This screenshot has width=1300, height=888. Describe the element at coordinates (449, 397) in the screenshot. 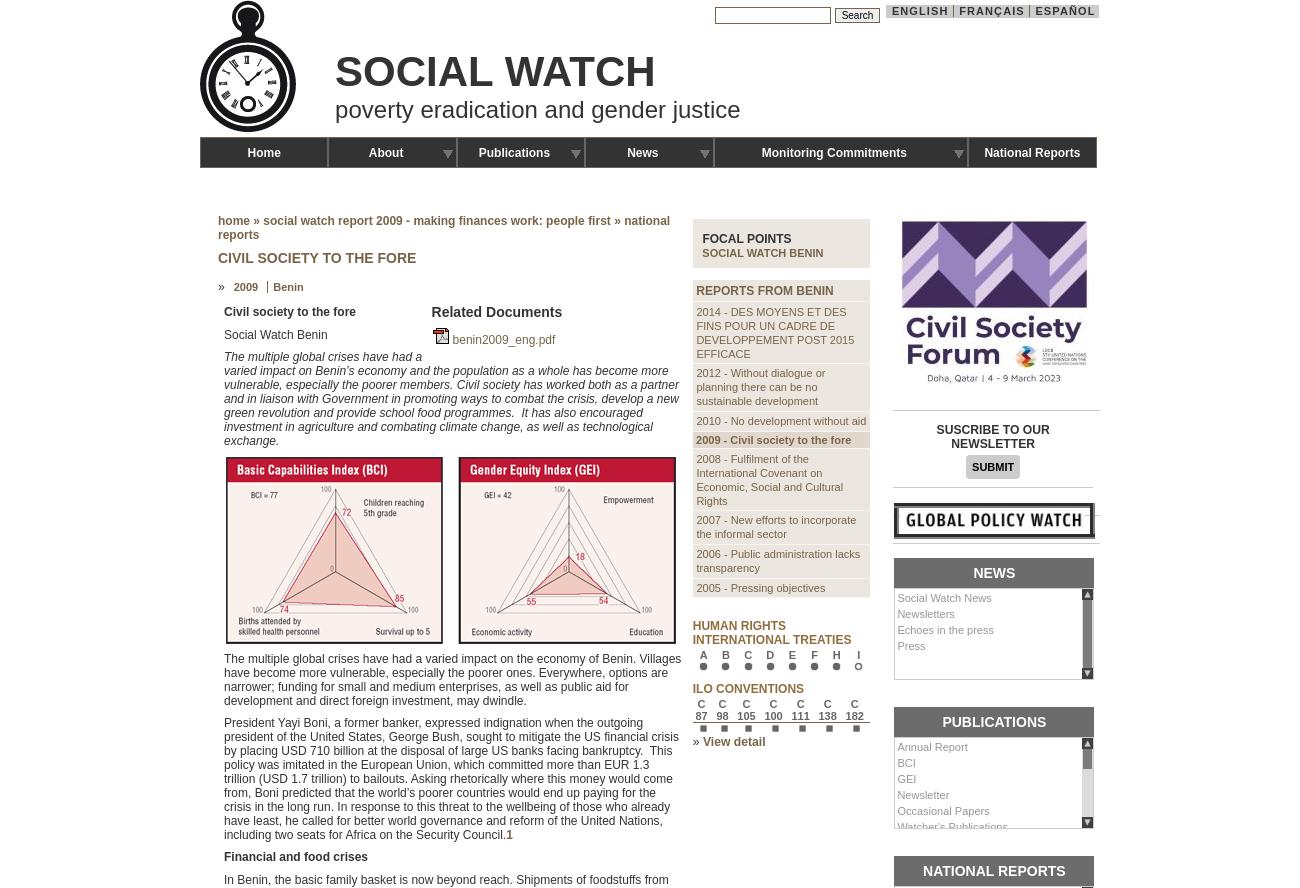

I see `'The multiple global  crises have had a varied impact on Benin’s economy and the population  as a whole has become more vulnerable, especially the poorer members. Civil  society has worked both as a partner and in liaison with Government in  promoting ways to combat the crisis, develop a new green revolution and provide  school food programmes.  It has also  encouraged investment in agriculture and combating climate change, as well as  technological exchange.'` at that location.